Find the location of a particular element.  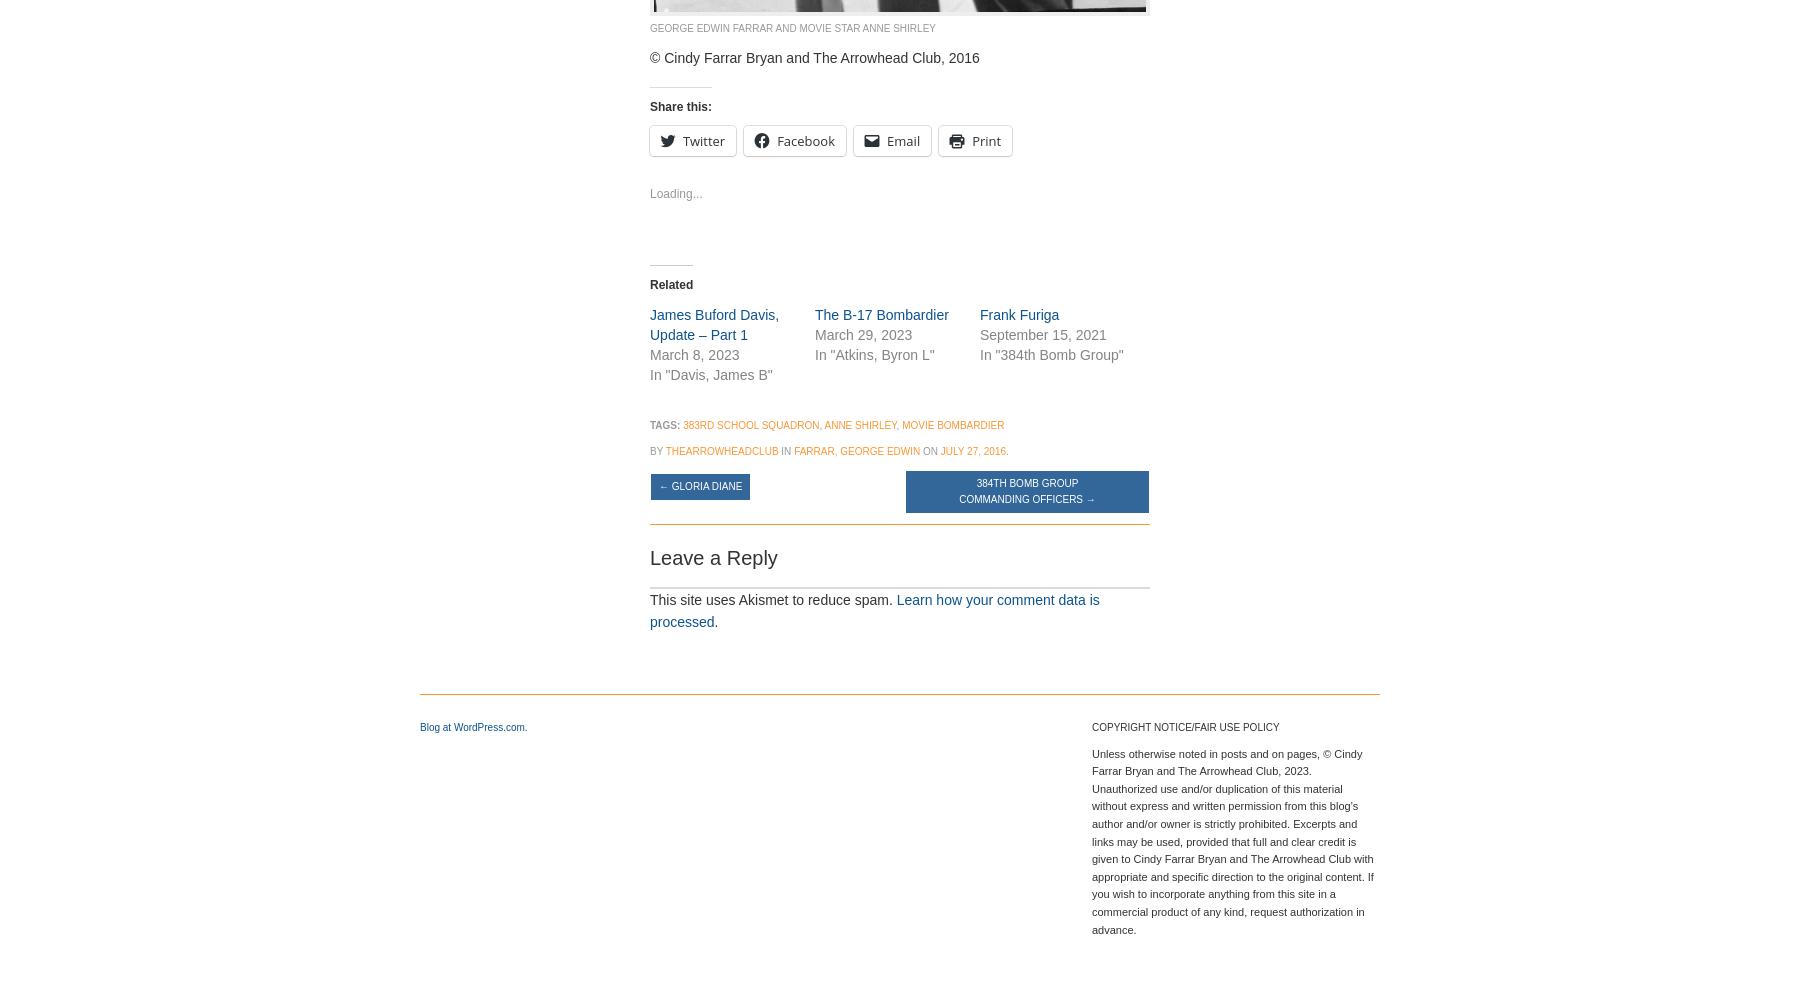

'Share this:' is located at coordinates (649, 104).